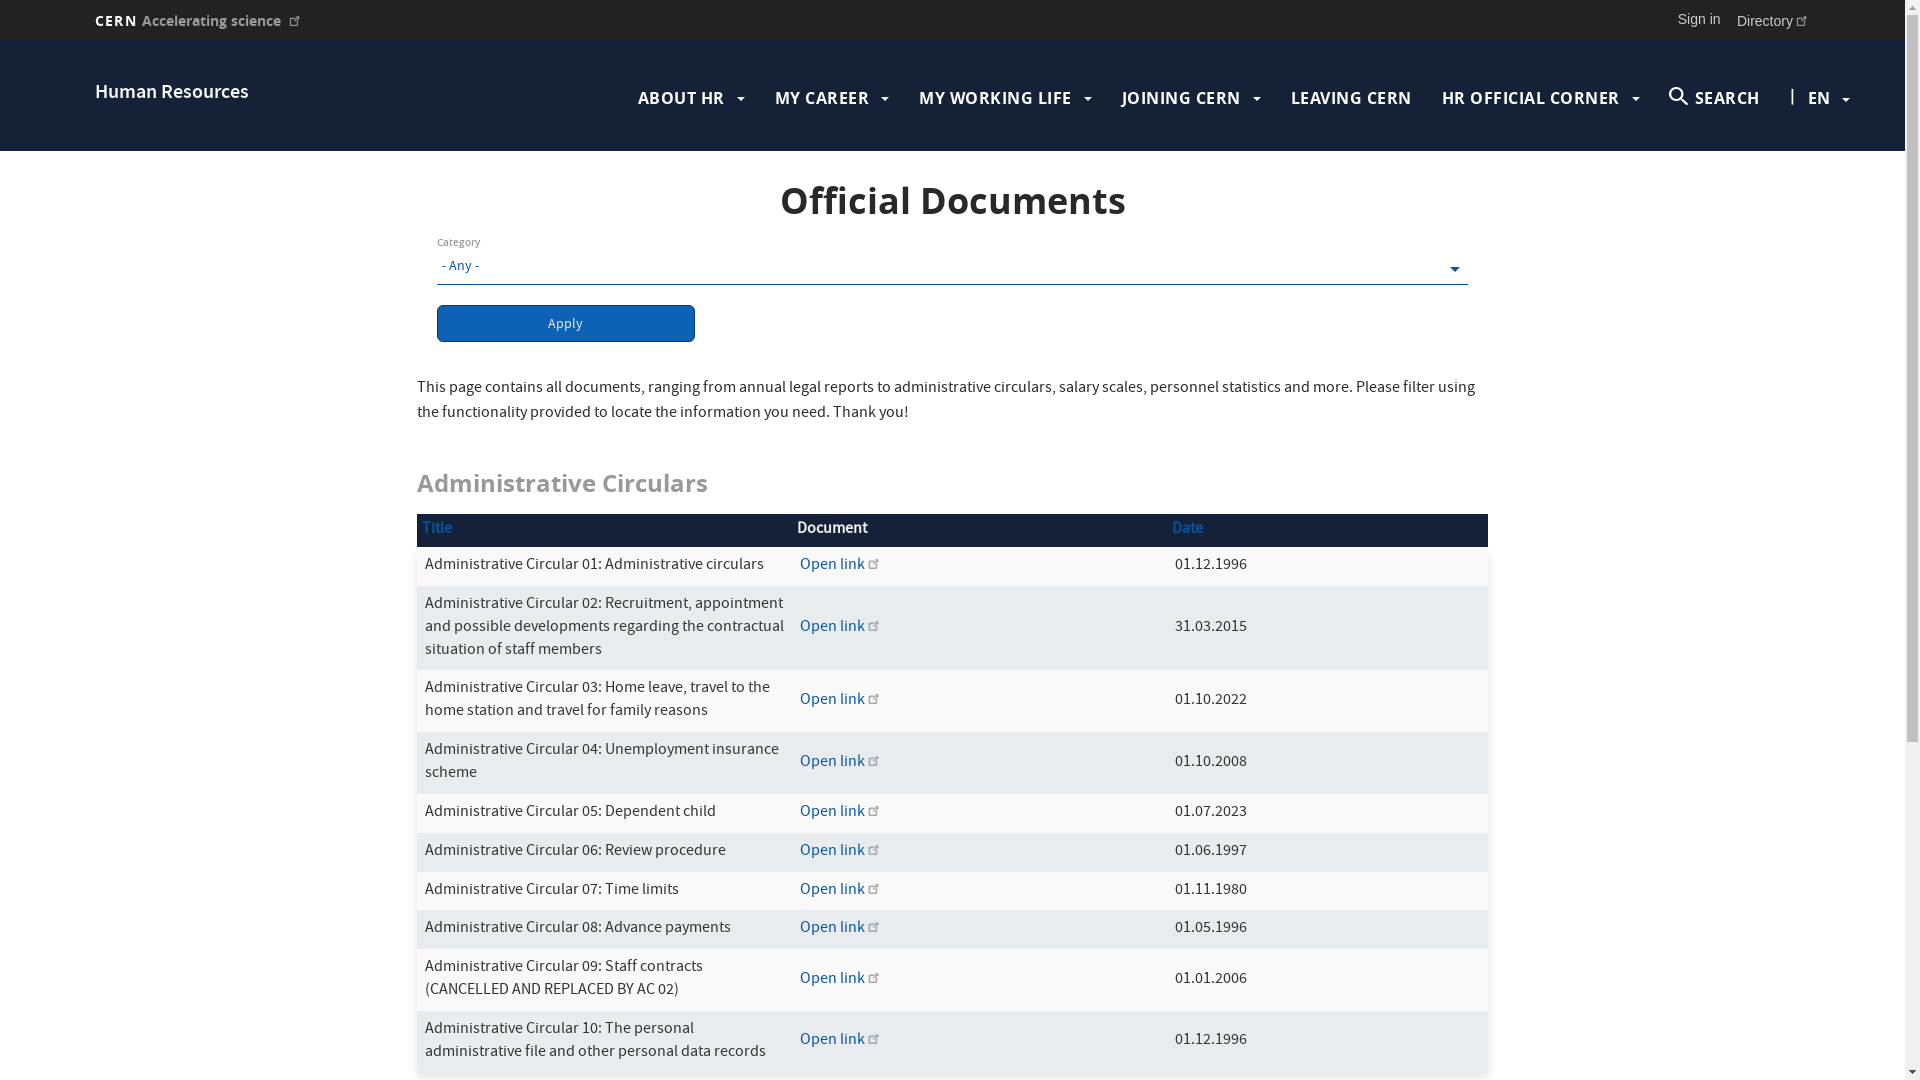  Describe the element at coordinates (822, 97) in the screenshot. I see `'MY CAREER'` at that location.